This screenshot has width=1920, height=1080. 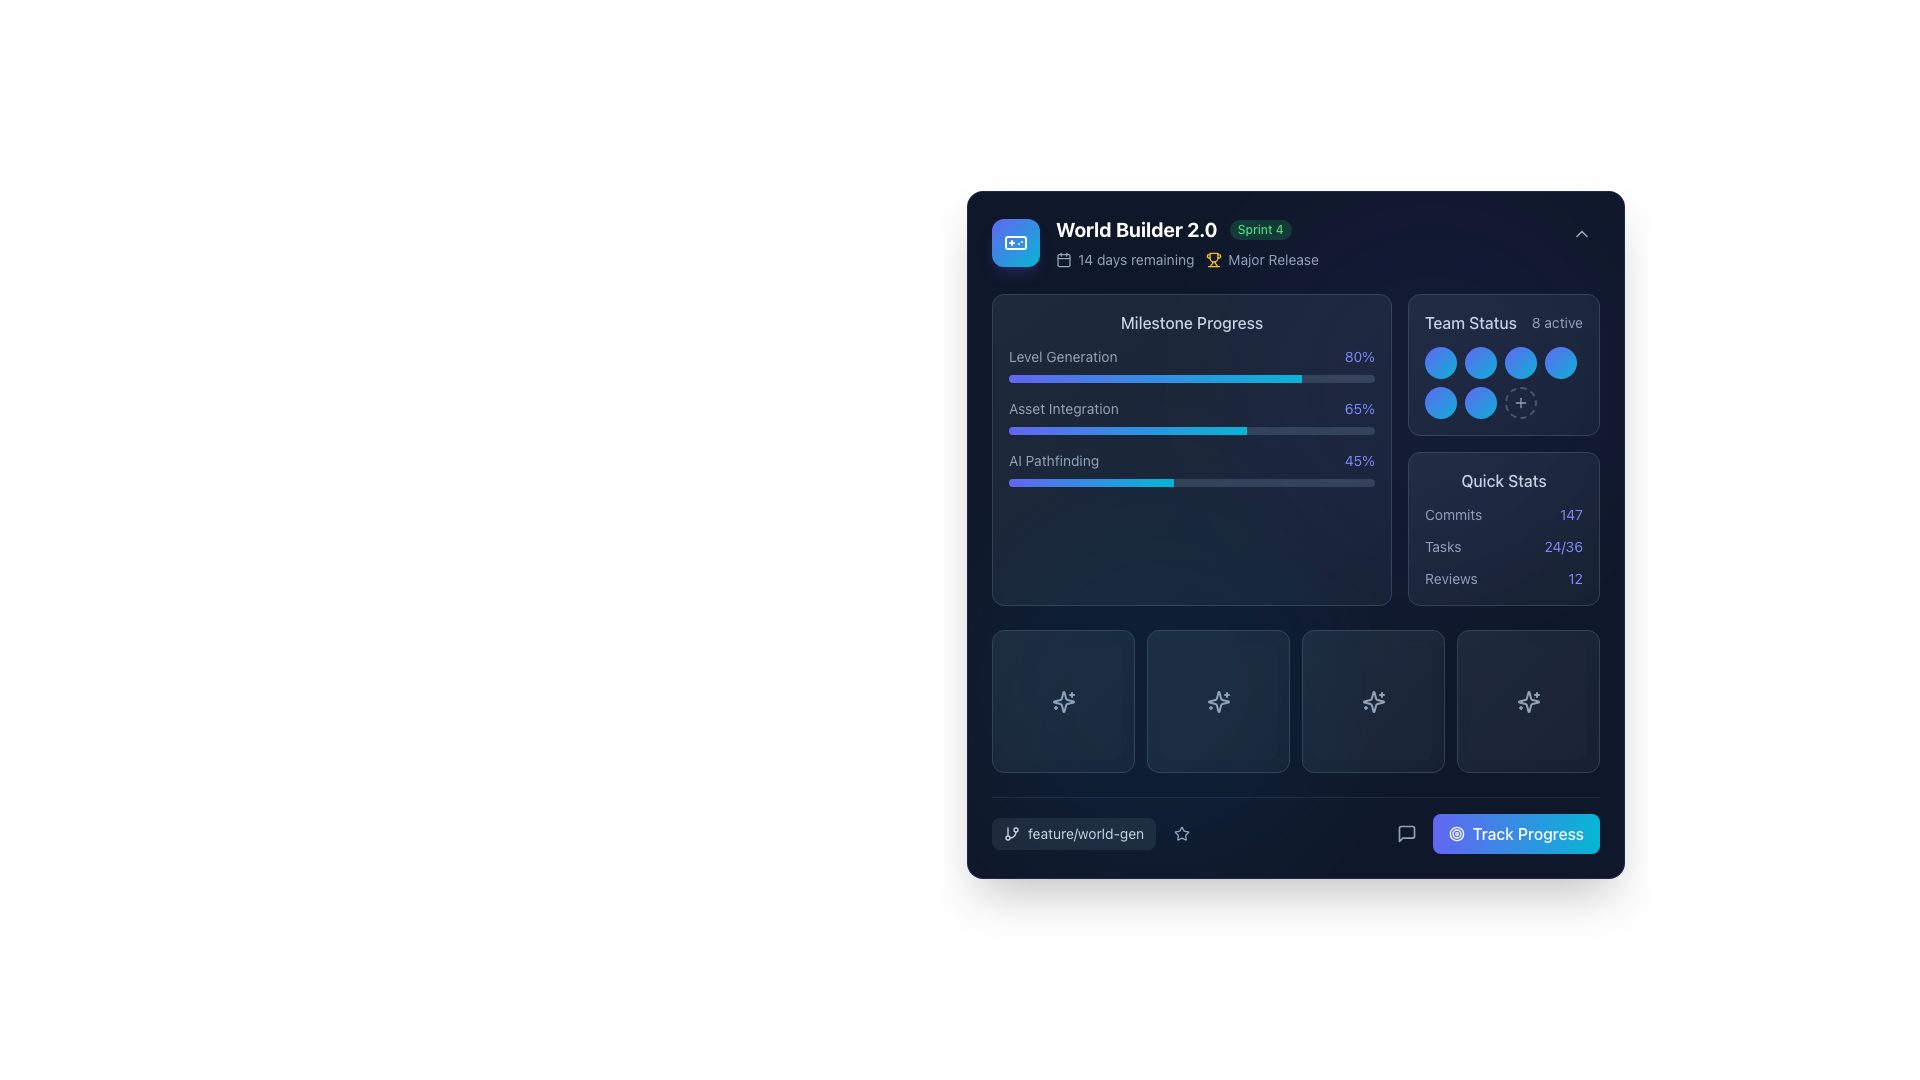 I want to click on the calendar icon, which is visually represented with a square outline and grid-like patterns, located in the top-left quadrant of the card section, to the left of the '14 days remaining' text, so click(x=1063, y=258).